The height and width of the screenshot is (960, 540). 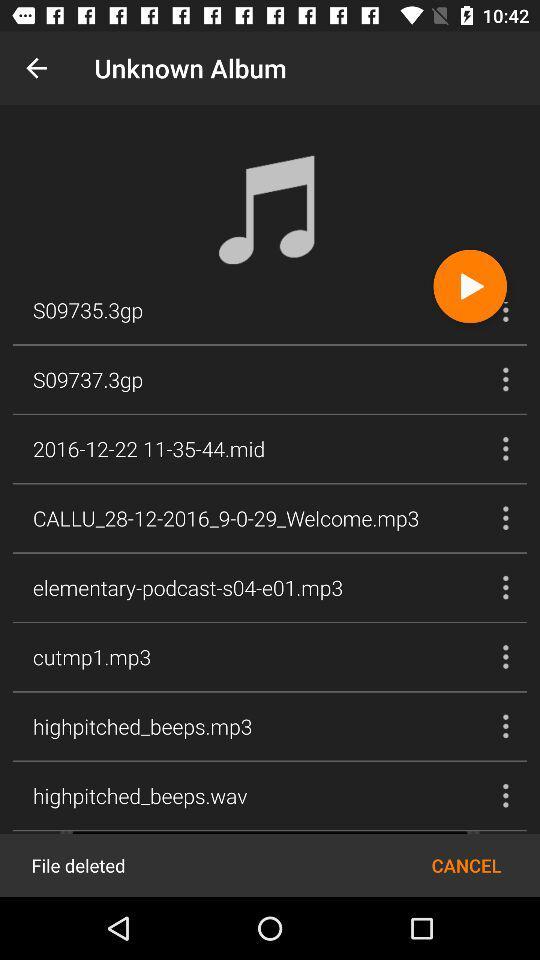 What do you see at coordinates (188, 587) in the screenshot?
I see `elementary podcast s04 icon` at bounding box center [188, 587].